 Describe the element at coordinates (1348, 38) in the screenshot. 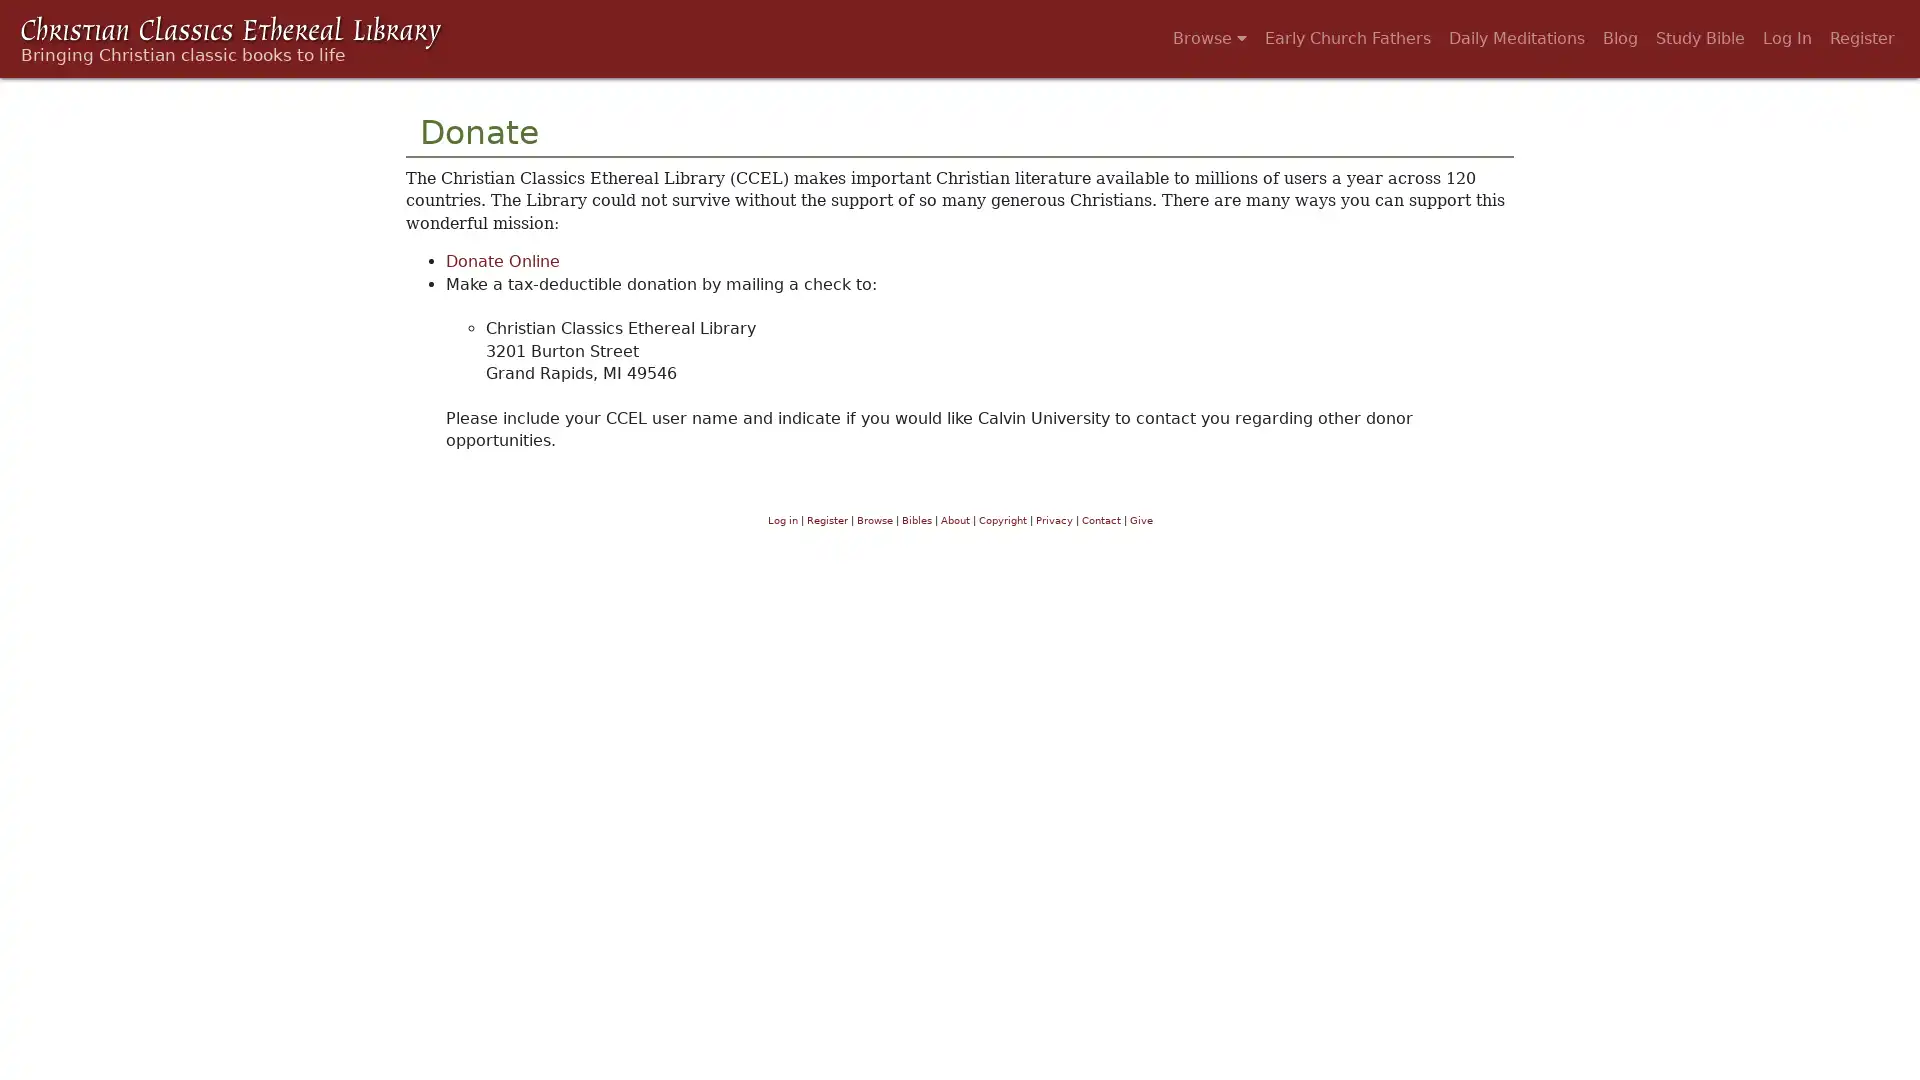

I see `Early Church Fathers` at that location.